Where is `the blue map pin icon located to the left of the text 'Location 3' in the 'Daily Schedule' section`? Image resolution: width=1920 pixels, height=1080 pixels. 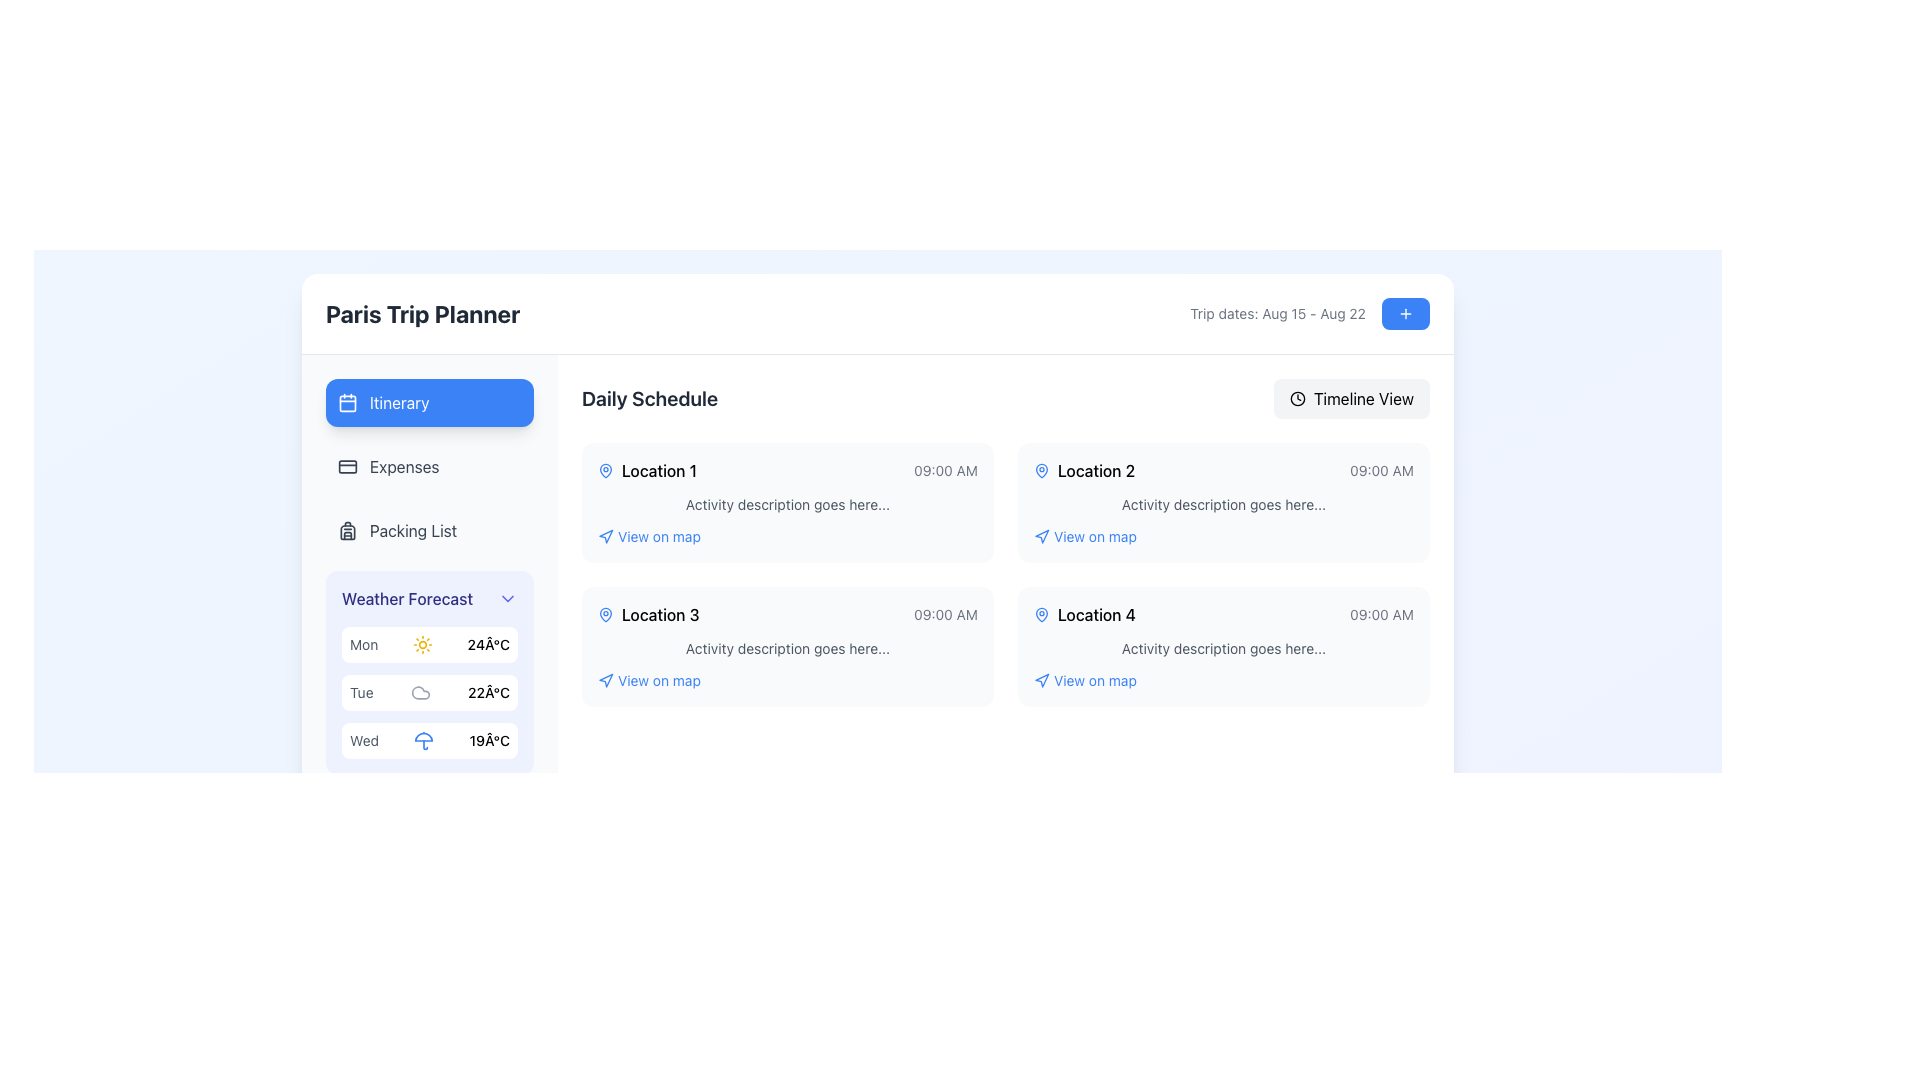 the blue map pin icon located to the left of the text 'Location 3' in the 'Daily Schedule' section is located at coordinates (604, 613).